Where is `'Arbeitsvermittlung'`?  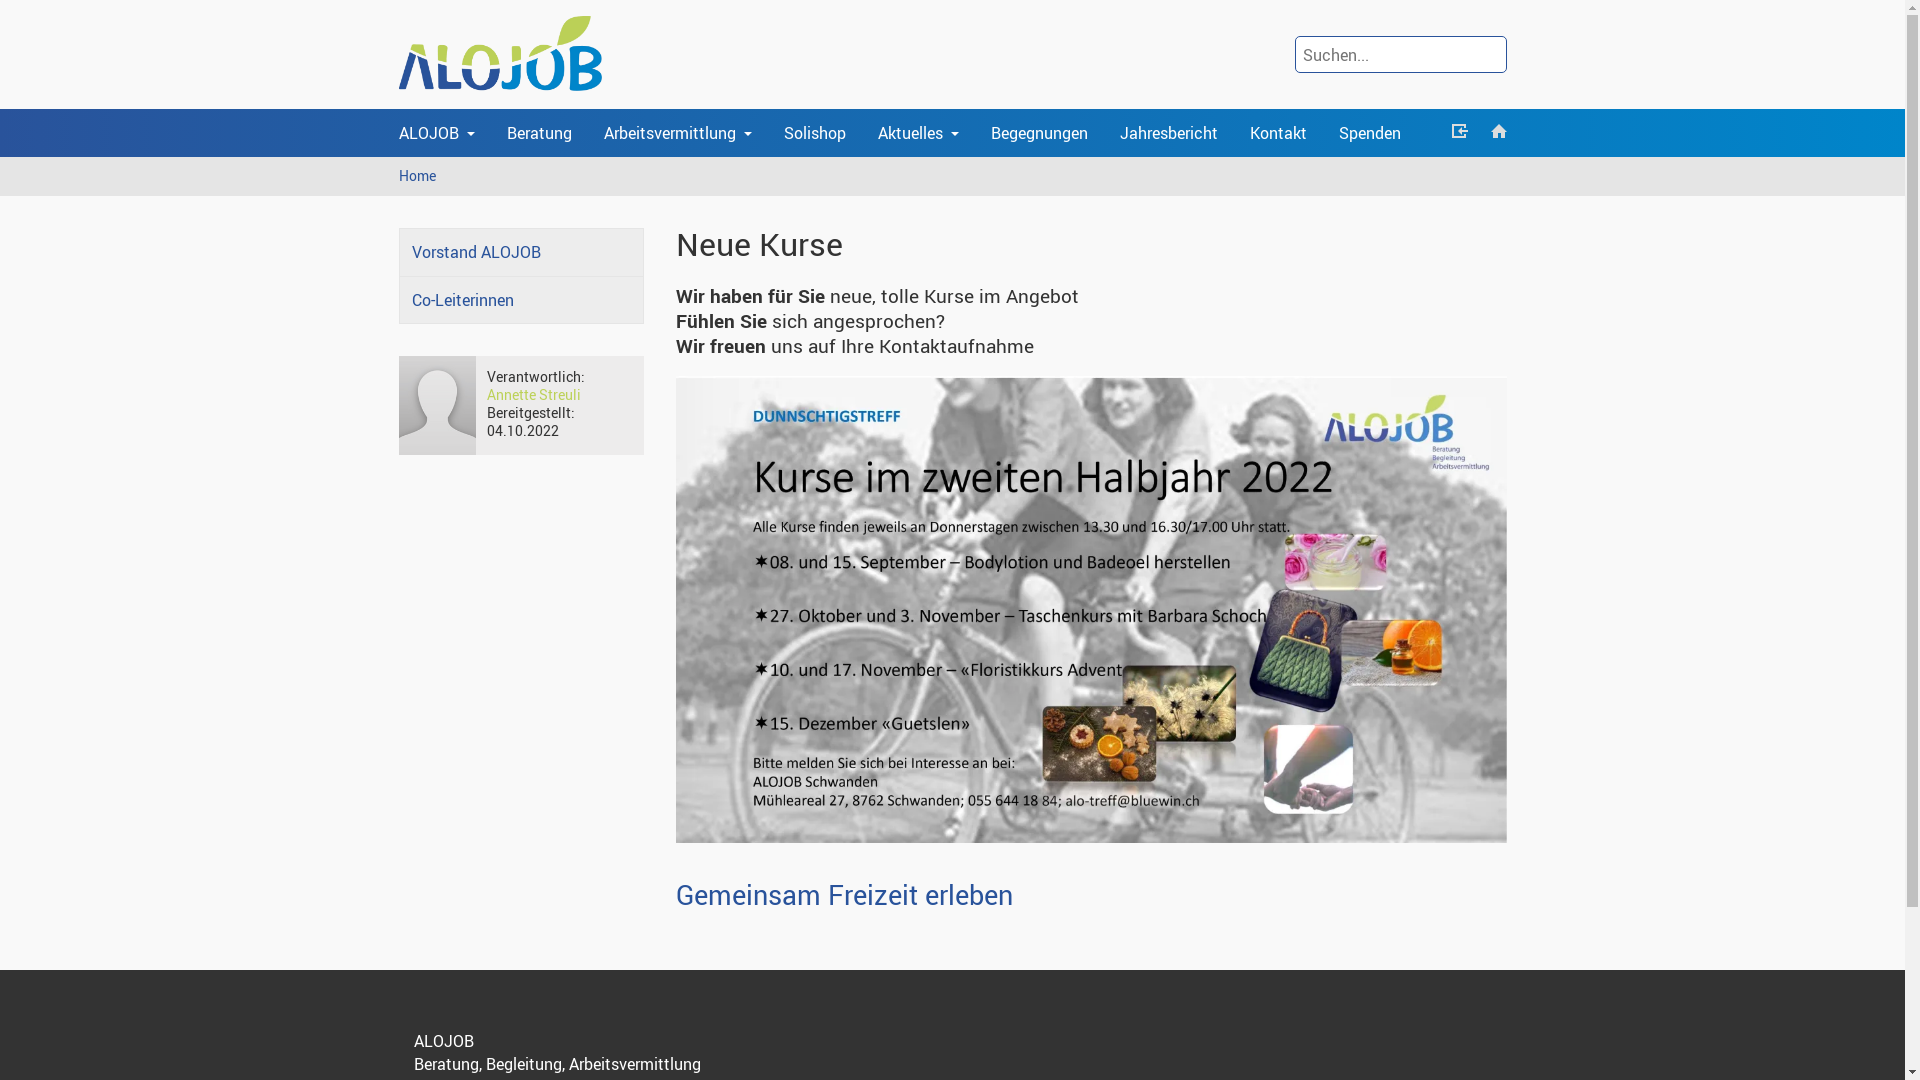 'Arbeitsvermittlung' is located at coordinates (677, 132).